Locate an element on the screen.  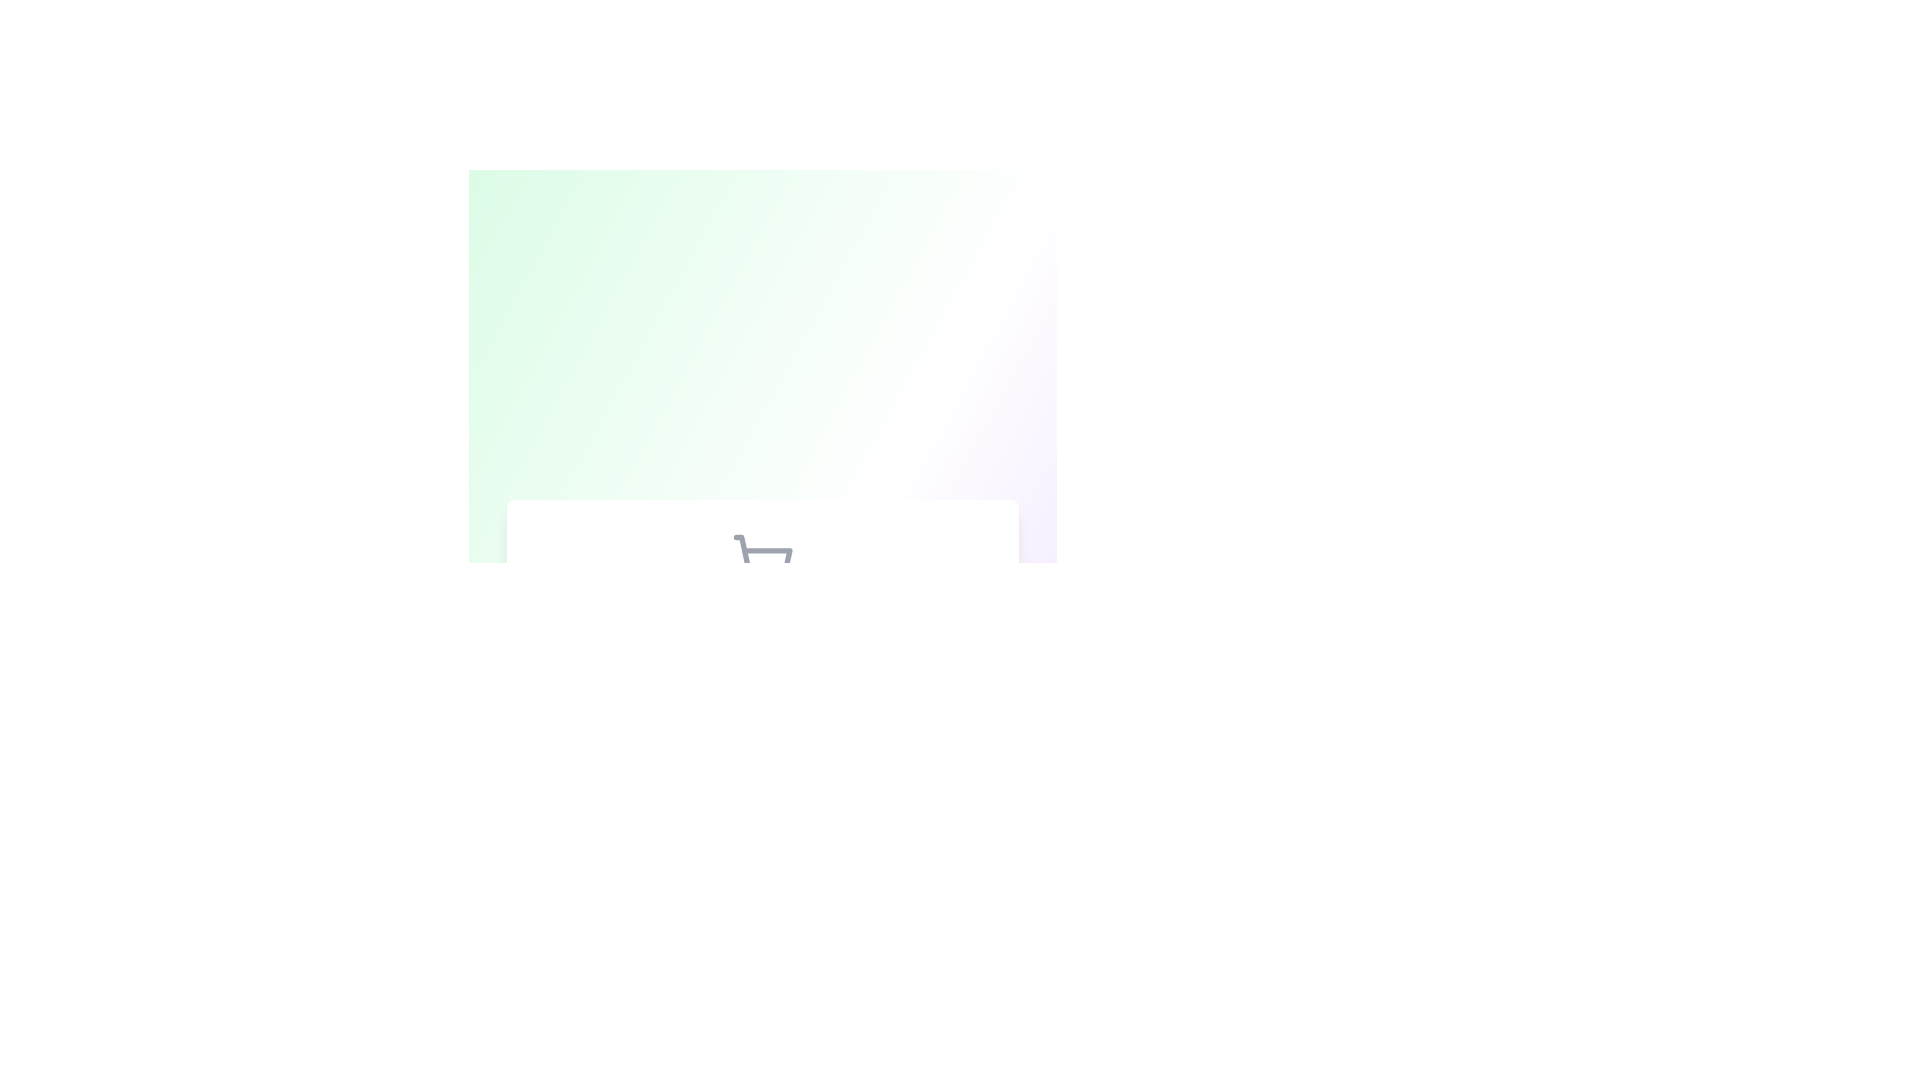
the primary body of the shopping cart icon within the SVG illustration is located at coordinates (762, 556).